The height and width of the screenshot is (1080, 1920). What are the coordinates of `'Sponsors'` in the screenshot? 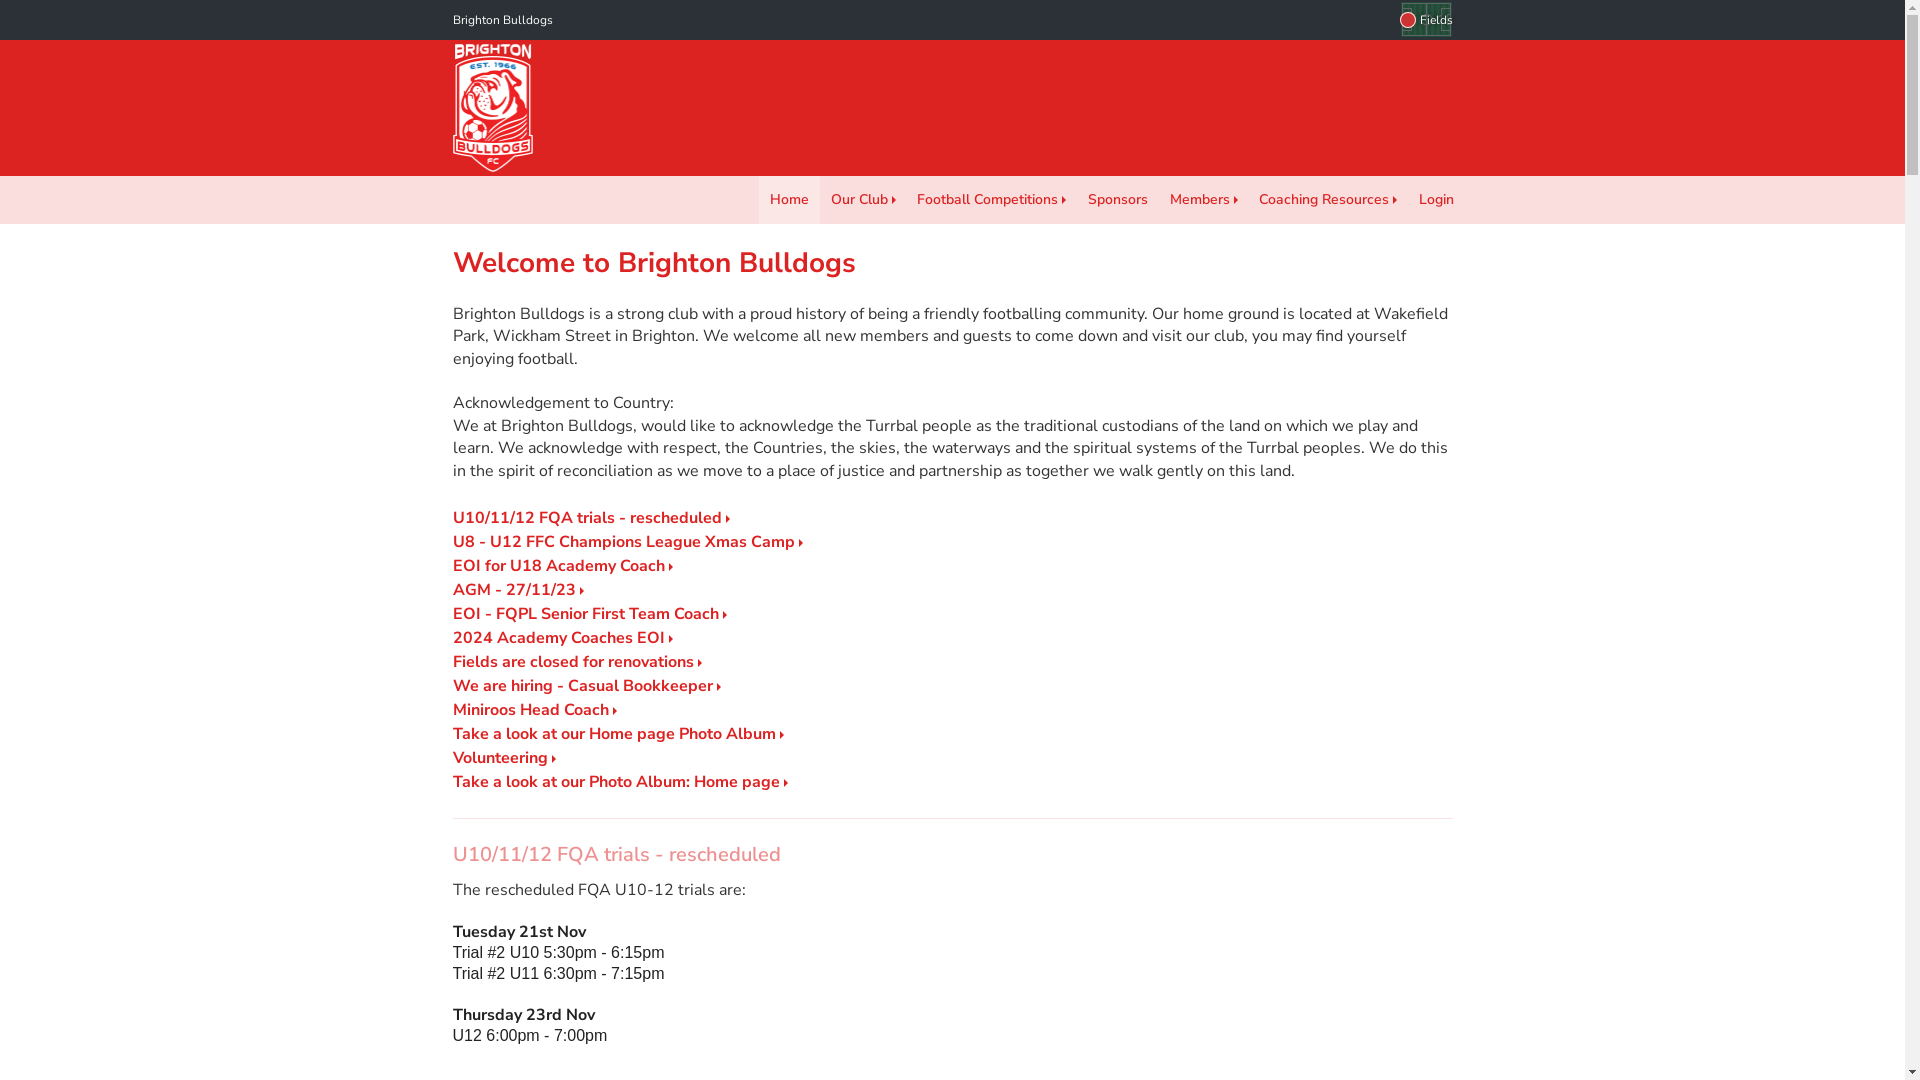 It's located at (1117, 200).